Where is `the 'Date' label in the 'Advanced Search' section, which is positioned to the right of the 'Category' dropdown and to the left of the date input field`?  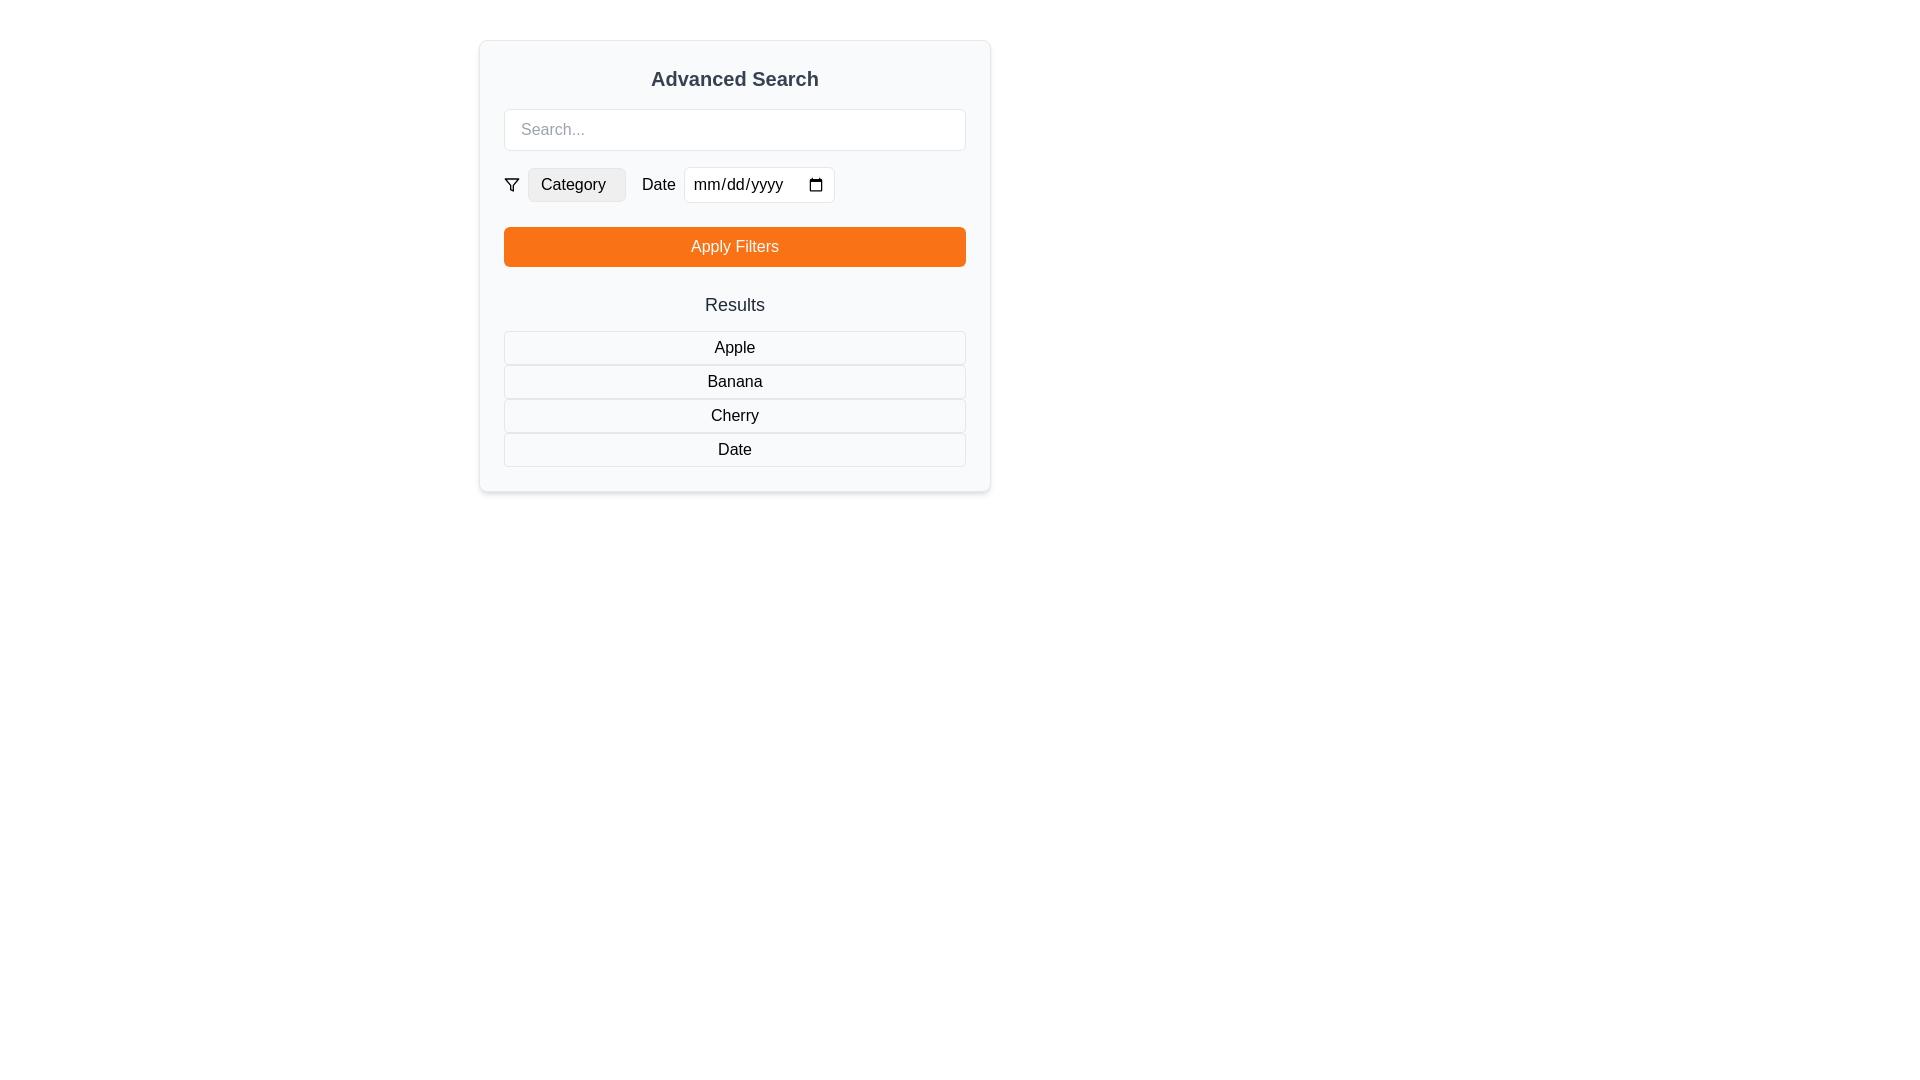
the 'Date' label in the 'Advanced Search' section, which is positioned to the right of the 'Category' dropdown and to the left of the date input field is located at coordinates (658, 185).